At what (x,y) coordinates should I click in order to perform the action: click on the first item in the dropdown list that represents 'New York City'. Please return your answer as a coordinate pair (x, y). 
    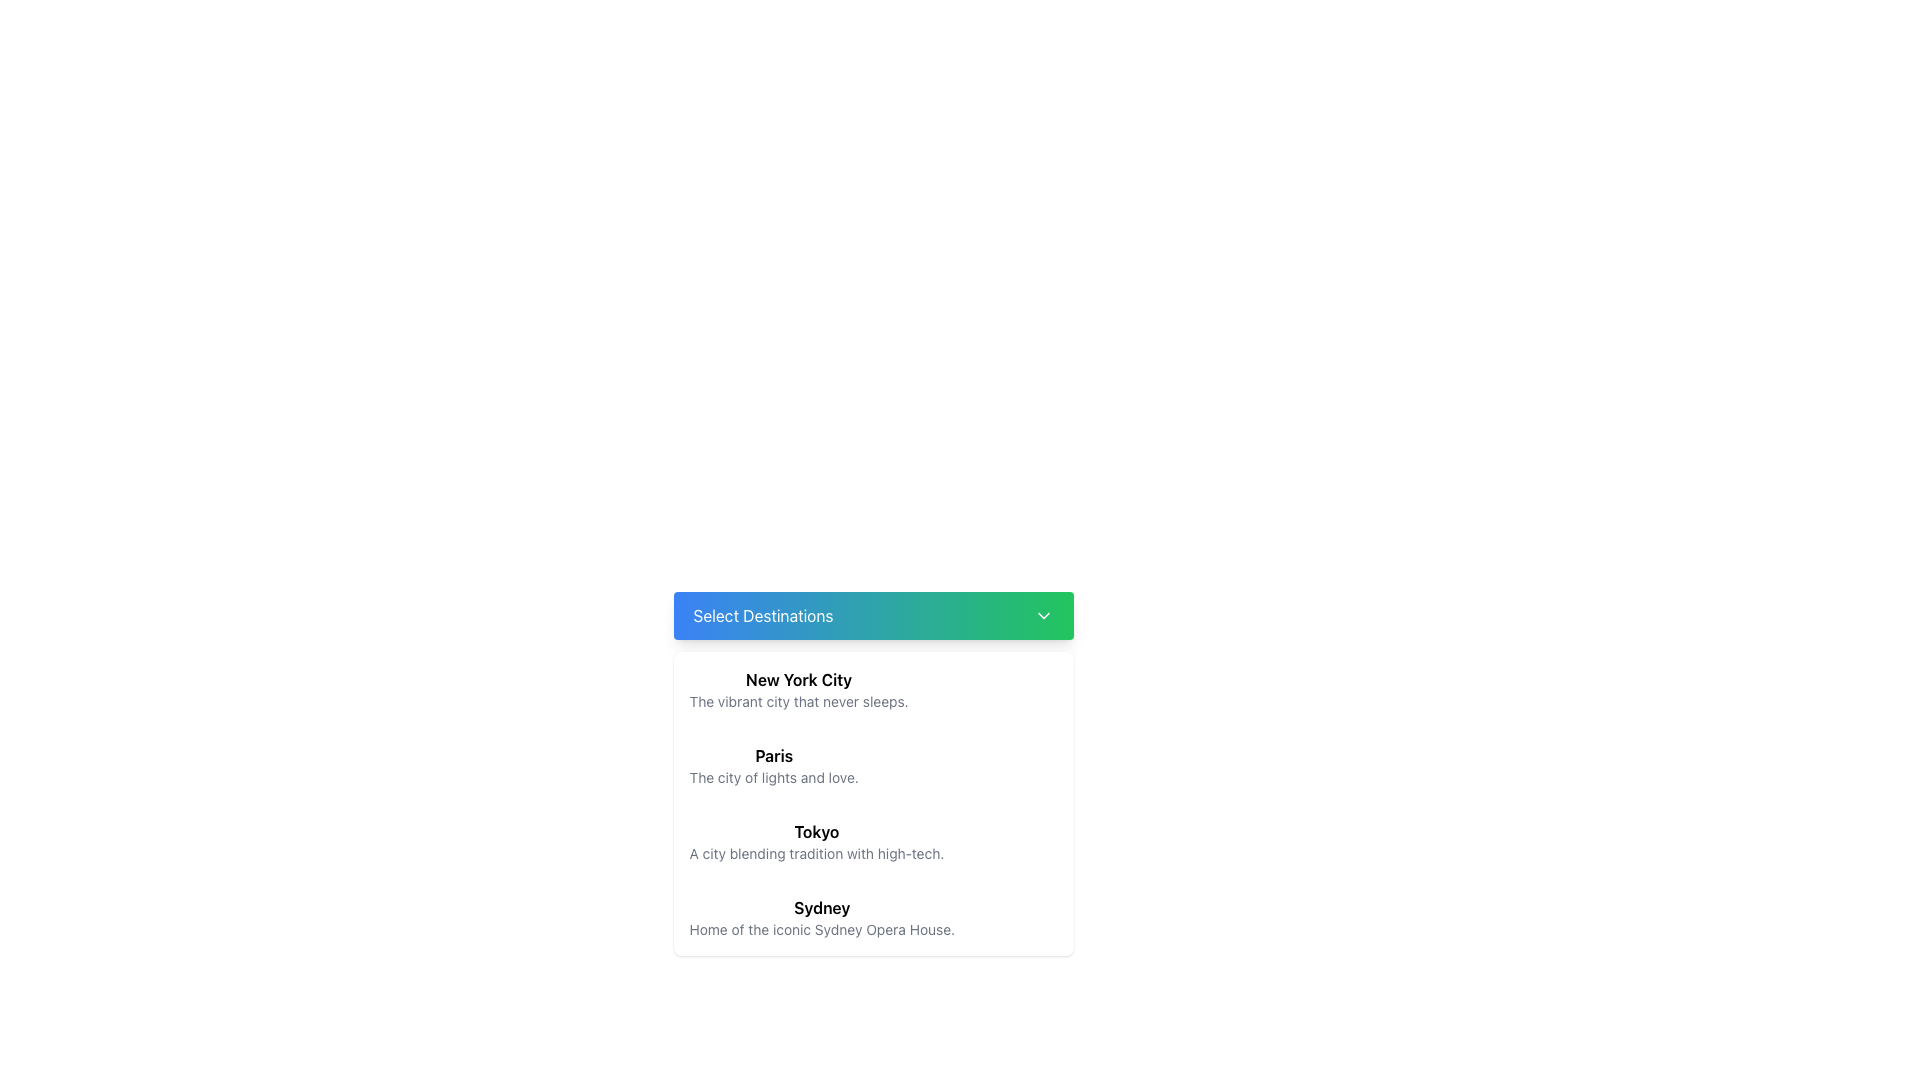
    Looking at the image, I should click on (873, 689).